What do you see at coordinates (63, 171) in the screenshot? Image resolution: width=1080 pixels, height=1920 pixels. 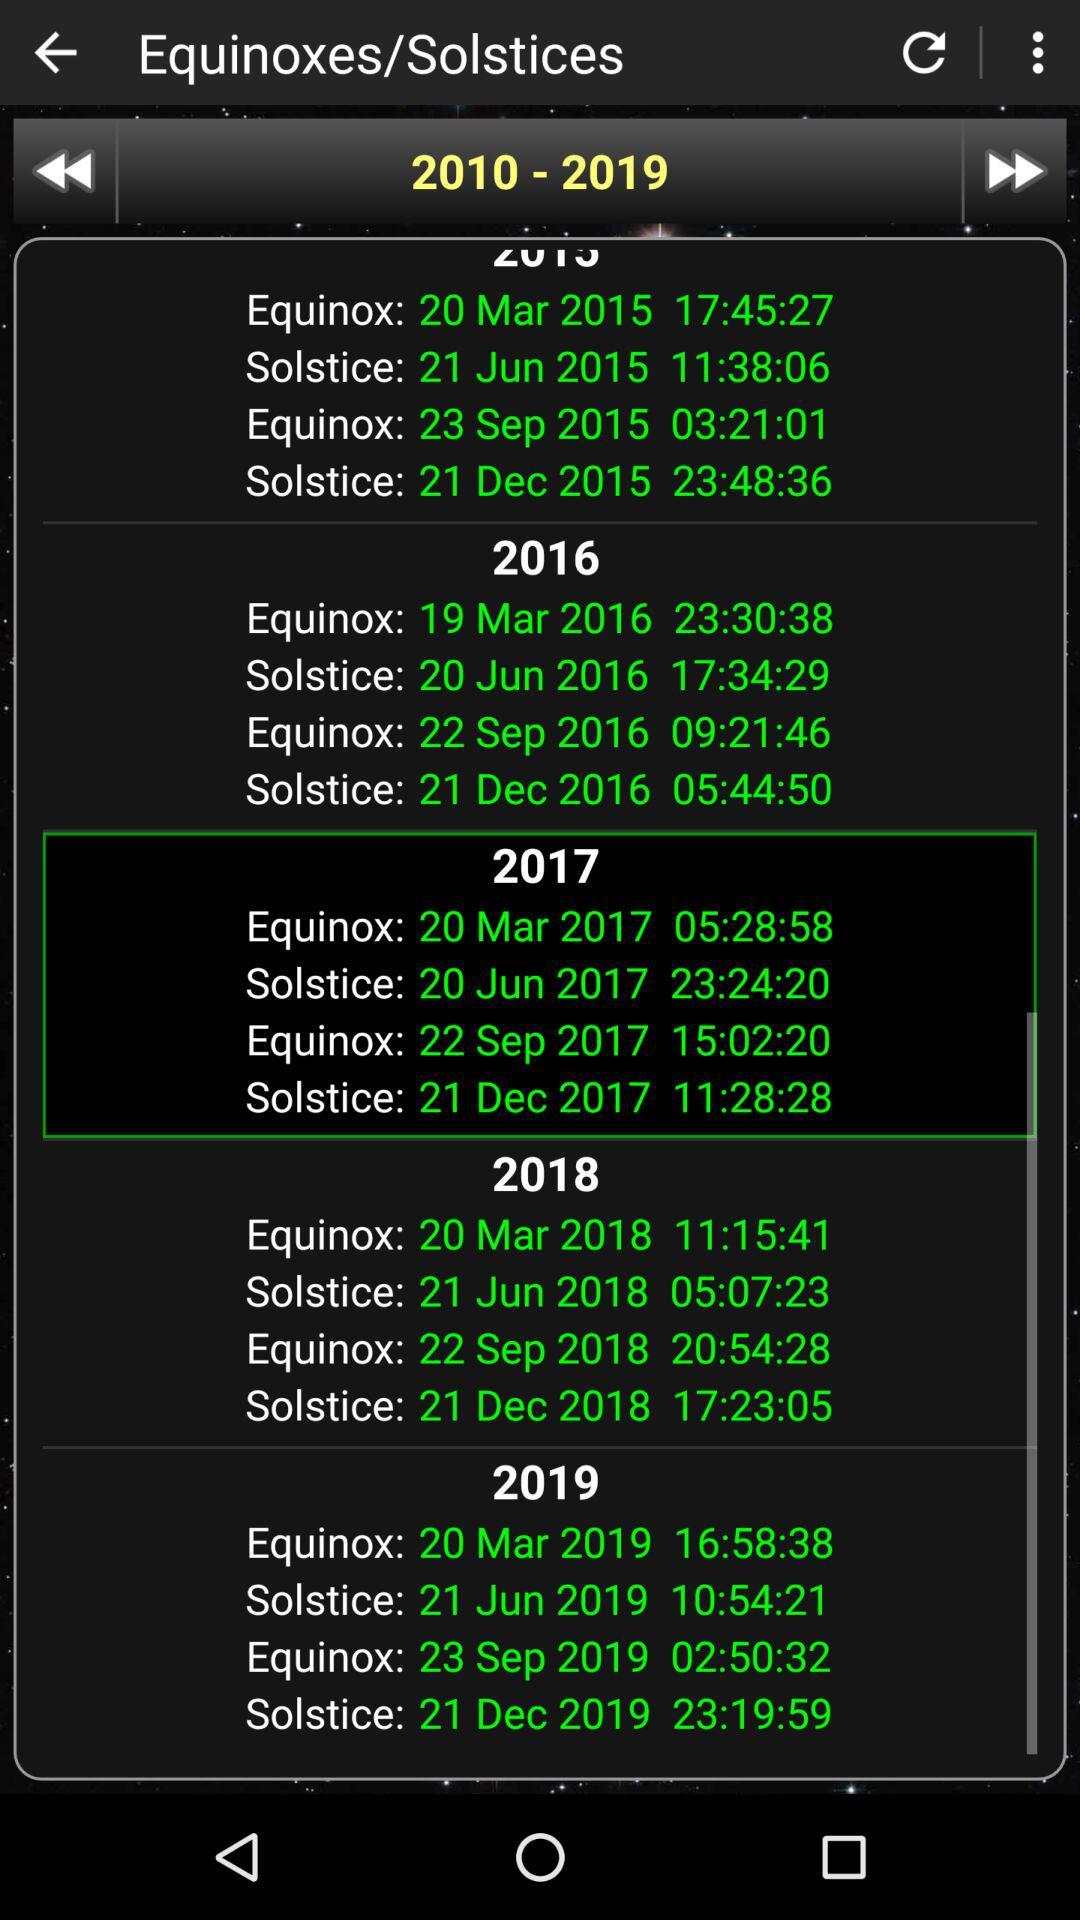 I see `the av_rewind icon` at bounding box center [63, 171].